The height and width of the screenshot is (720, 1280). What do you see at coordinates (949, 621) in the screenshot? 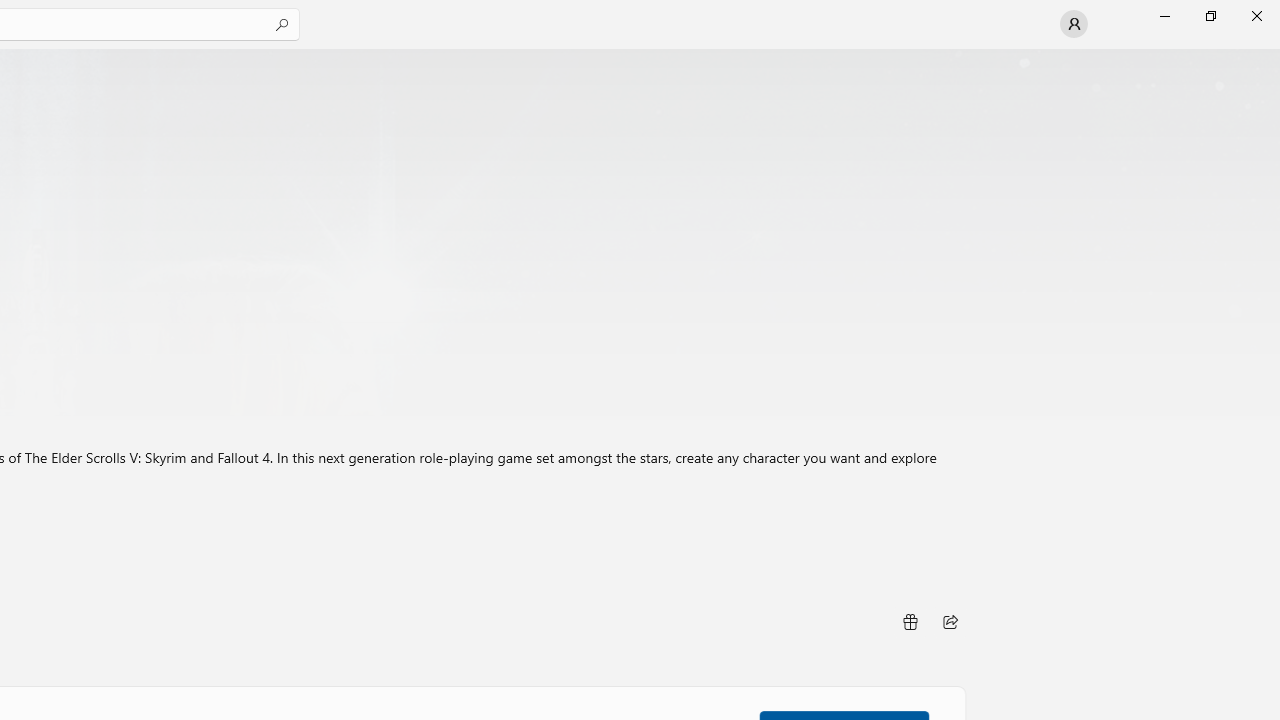
I see `'Share'` at bounding box center [949, 621].